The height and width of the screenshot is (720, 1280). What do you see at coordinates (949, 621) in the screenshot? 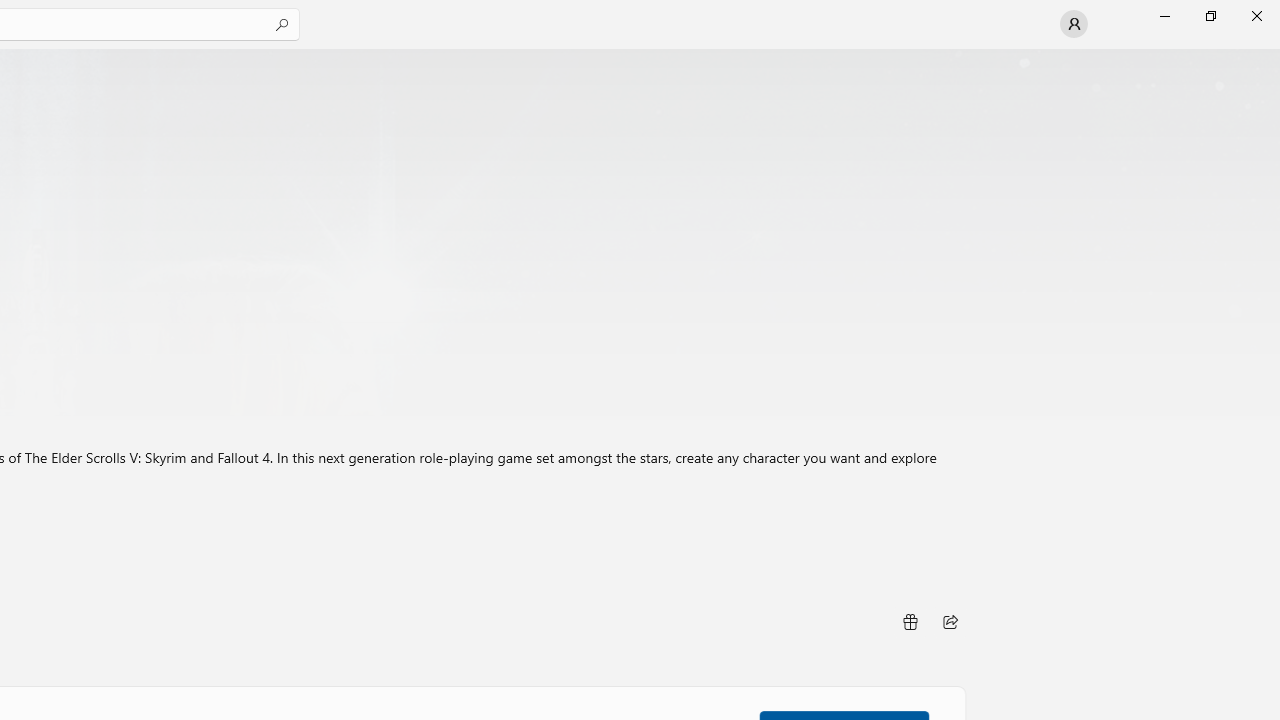
I see `'Share'` at bounding box center [949, 621].